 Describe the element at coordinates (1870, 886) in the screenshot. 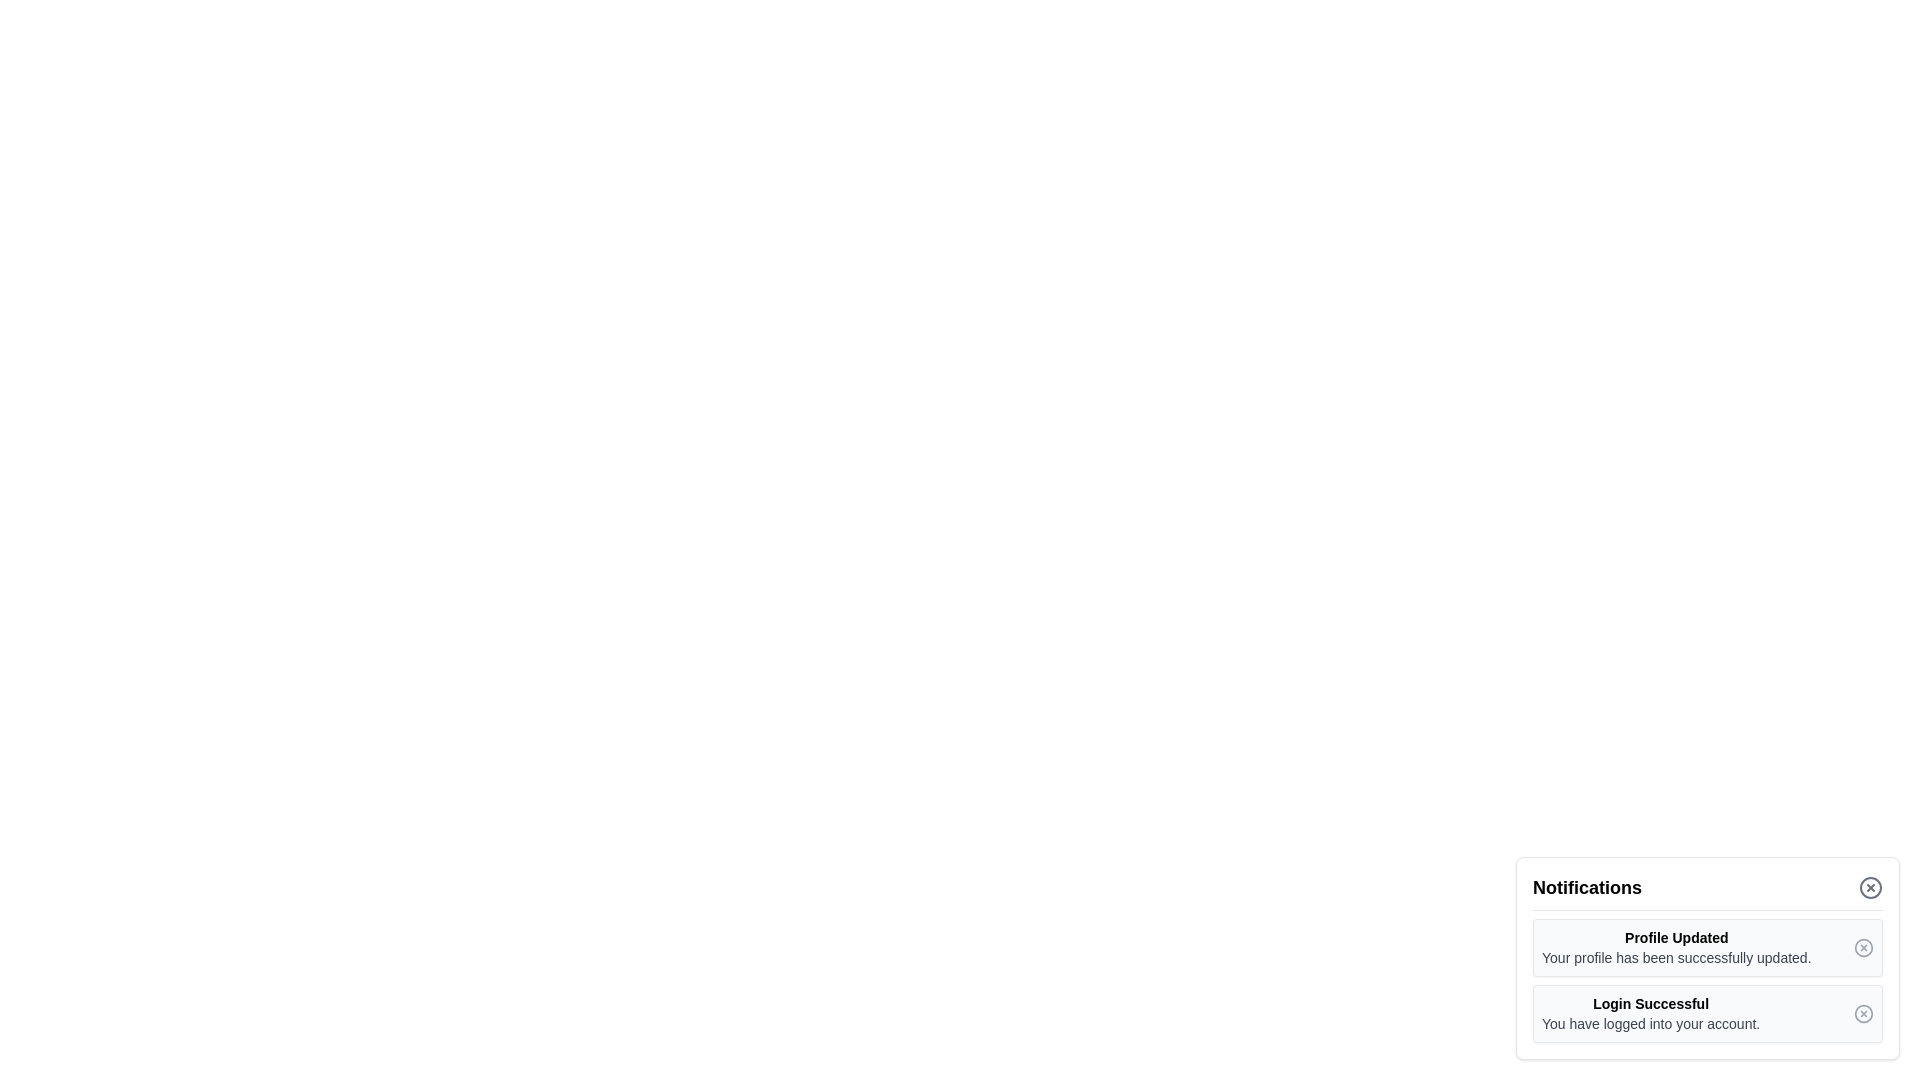

I see `the decorative circular boundary of the close button located at the top-right corner of the 'Notifications' panel to initiate the close action` at that location.